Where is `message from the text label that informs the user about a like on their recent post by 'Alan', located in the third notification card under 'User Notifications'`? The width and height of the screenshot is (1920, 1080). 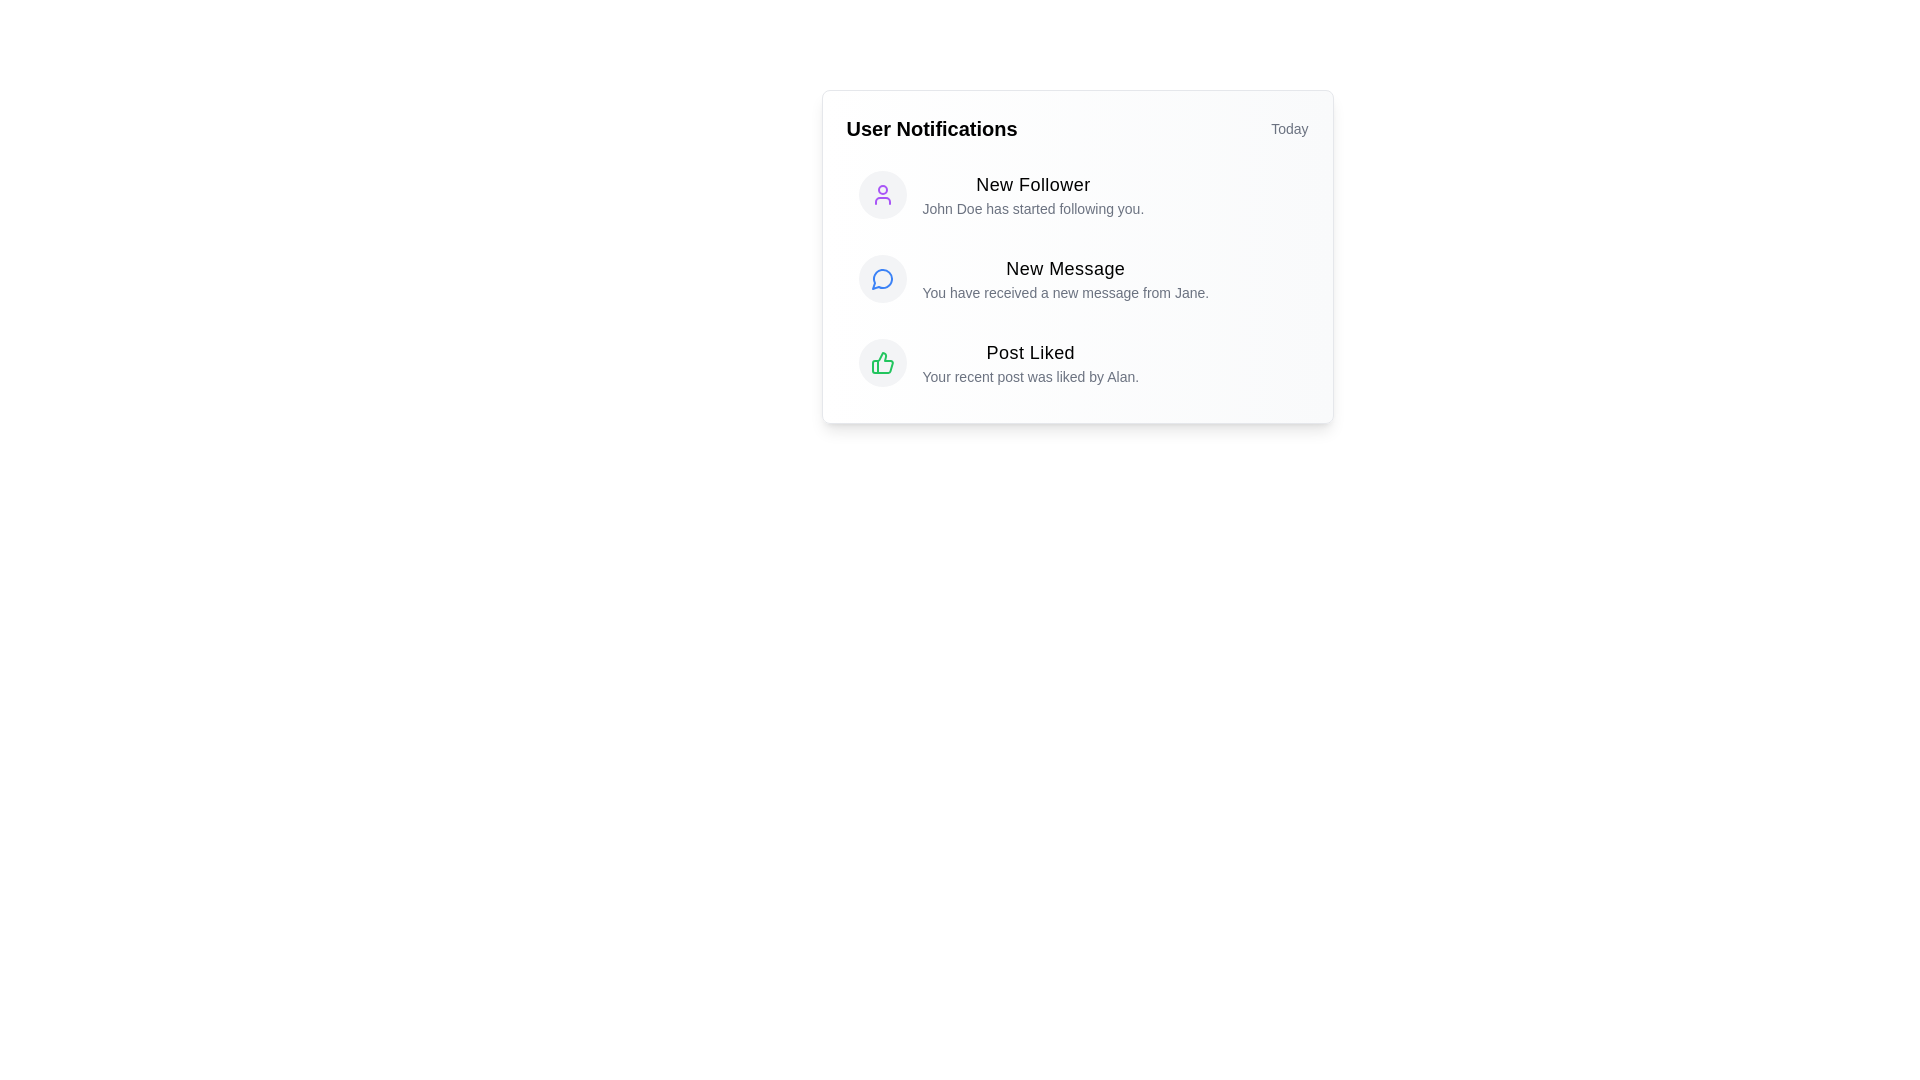
message from the text label that informs the user about a like on their recent post by 'Alan', located in the third notification card under 'User Notifications' is located at coordinates (1030, 377).